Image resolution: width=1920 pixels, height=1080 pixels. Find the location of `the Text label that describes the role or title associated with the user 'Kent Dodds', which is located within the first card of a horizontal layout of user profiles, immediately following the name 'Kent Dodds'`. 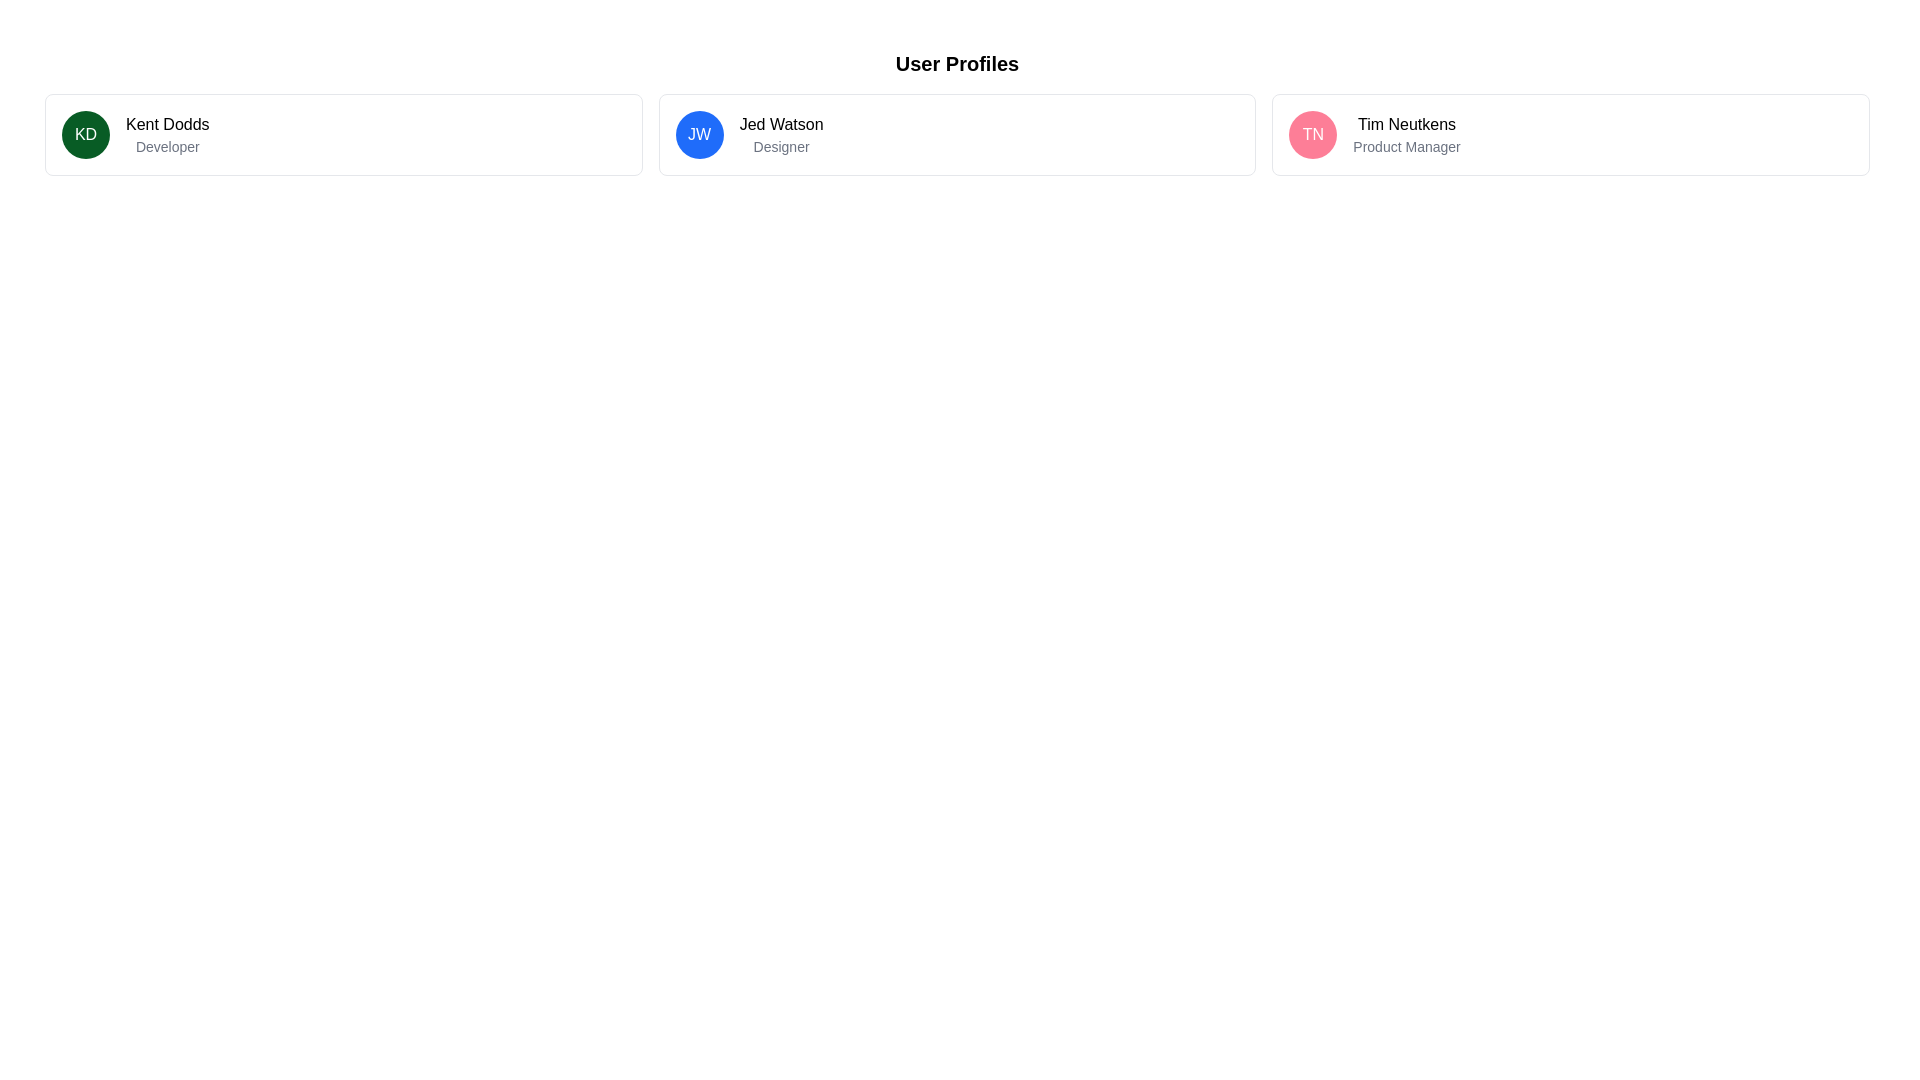

the Text label that describes the role or title associated with the user 'Kent Dodds', which is located within the first card of a horizontal layout of user profiles, immediately following the name 'Kent Dodds' is located at coordinates (167, 145).